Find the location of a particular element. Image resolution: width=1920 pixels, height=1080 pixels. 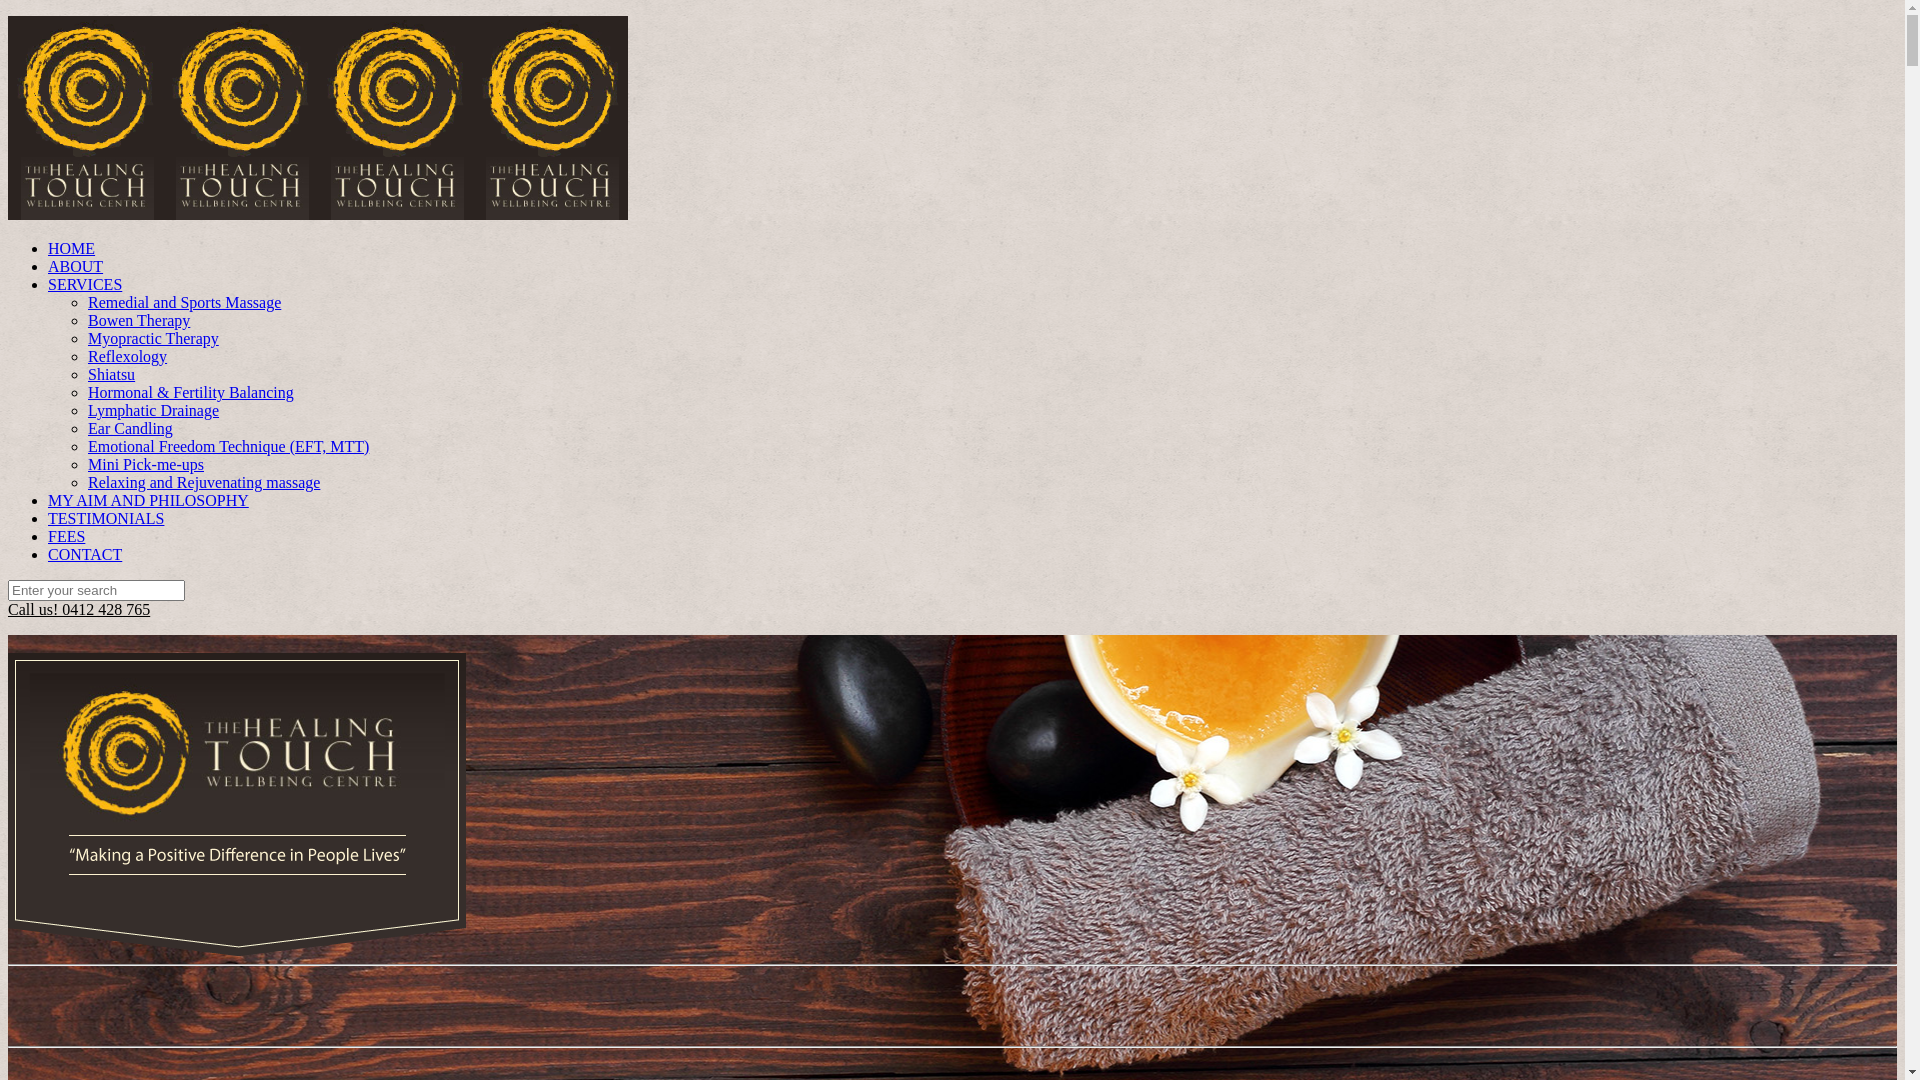

'Mini Pick-me-ups' is located at coordinates (144, 464).